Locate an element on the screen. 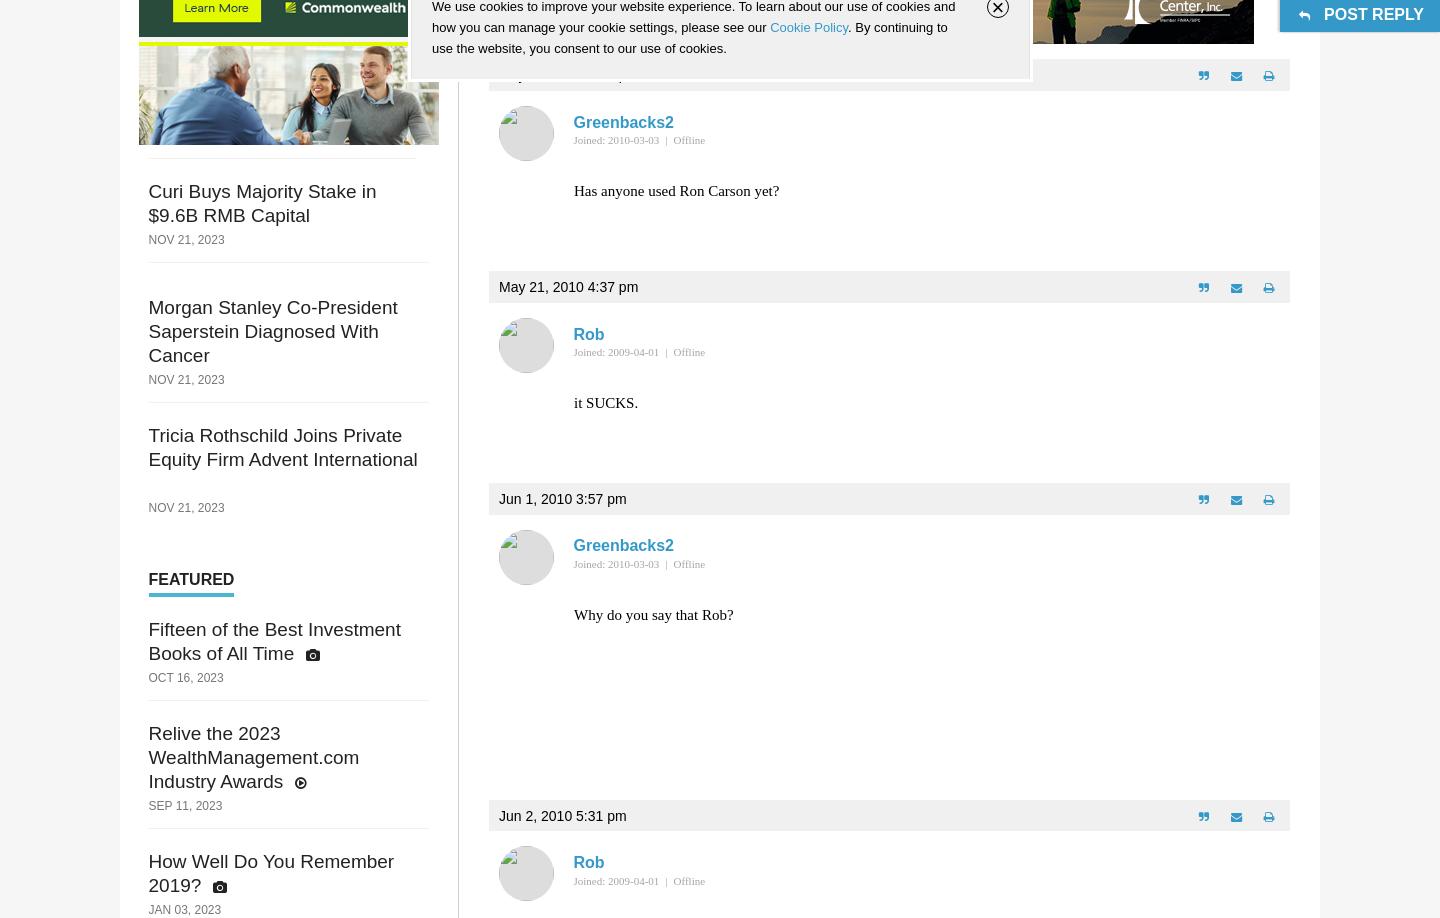 The height and width of the screenshot is (918, 1440). 'Jun 1, 2010 3:57 pm' is located at coordinates (562, 498).